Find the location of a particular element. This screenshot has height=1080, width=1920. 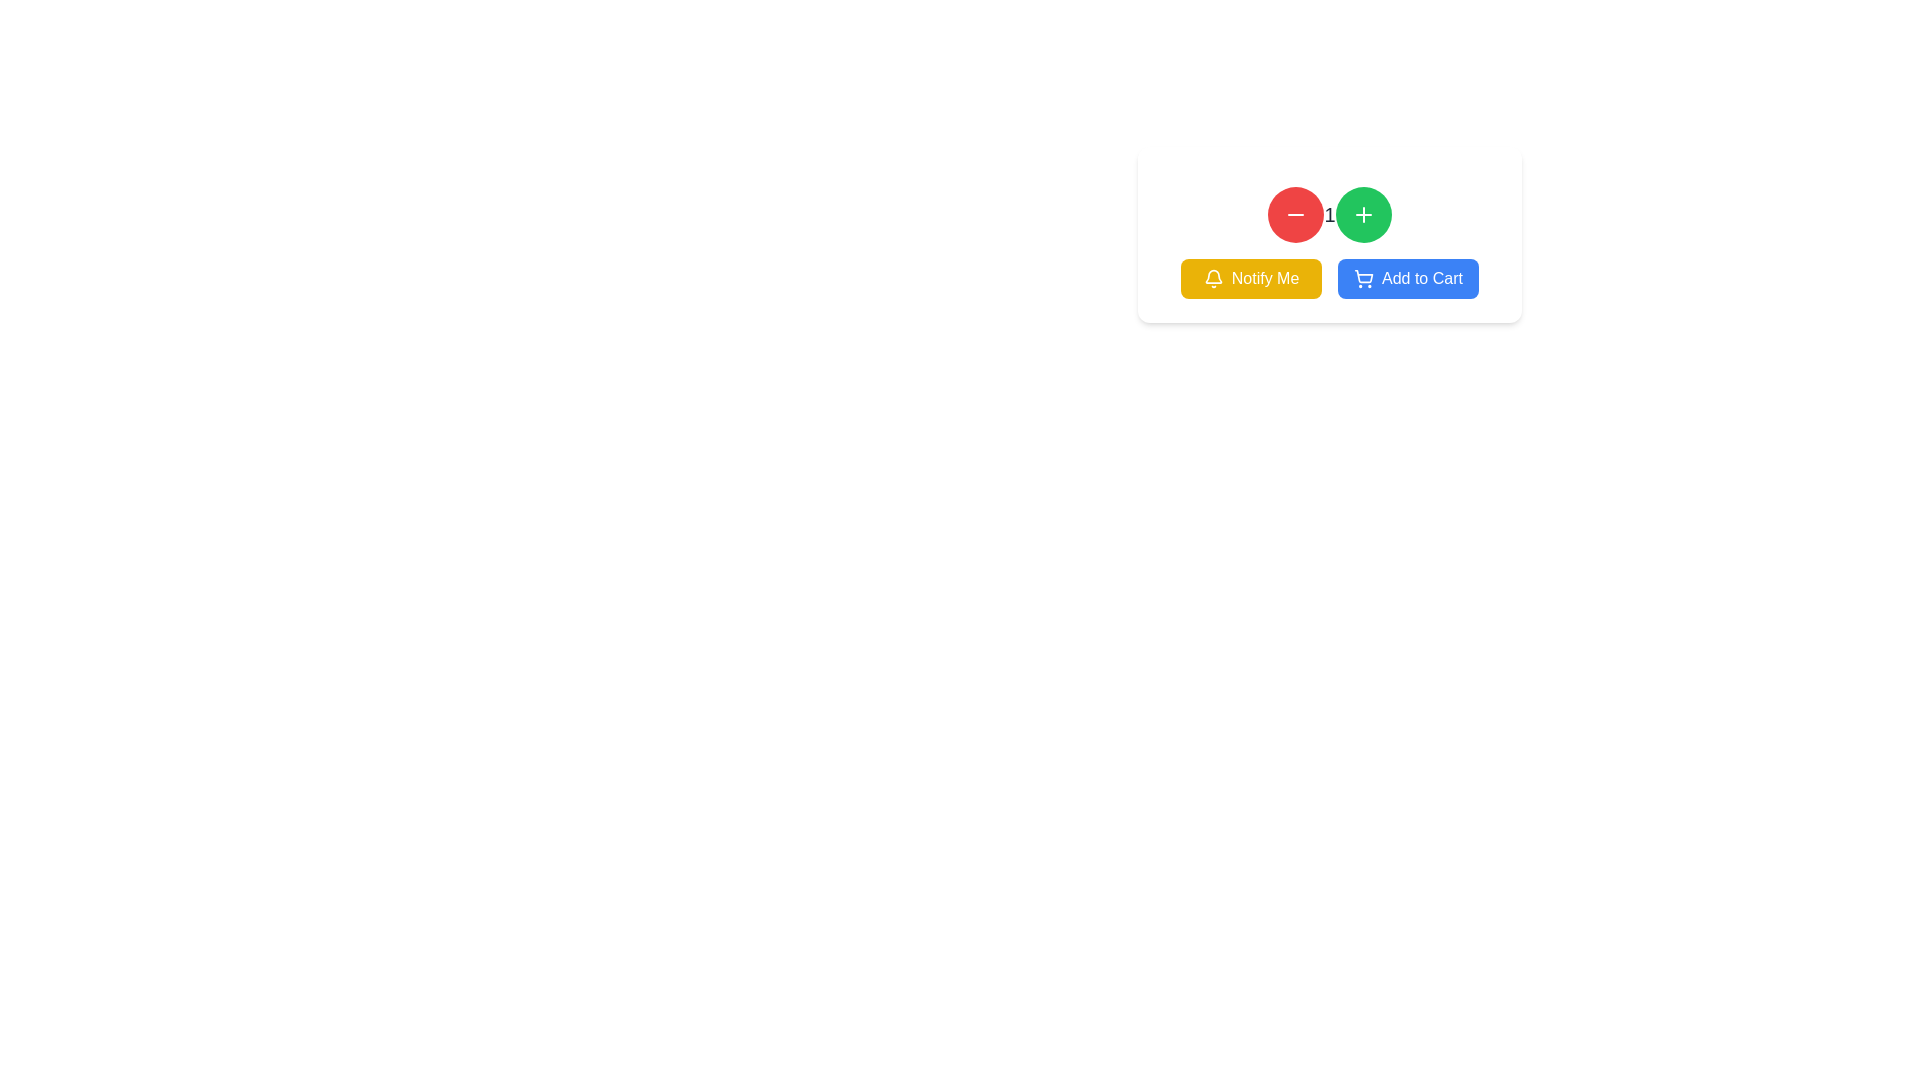

the shopping cart icon located to the left of the 'Add to Cart' text within the rightmost button at the bottom right of the interface is located at coordinates (1362, 278).